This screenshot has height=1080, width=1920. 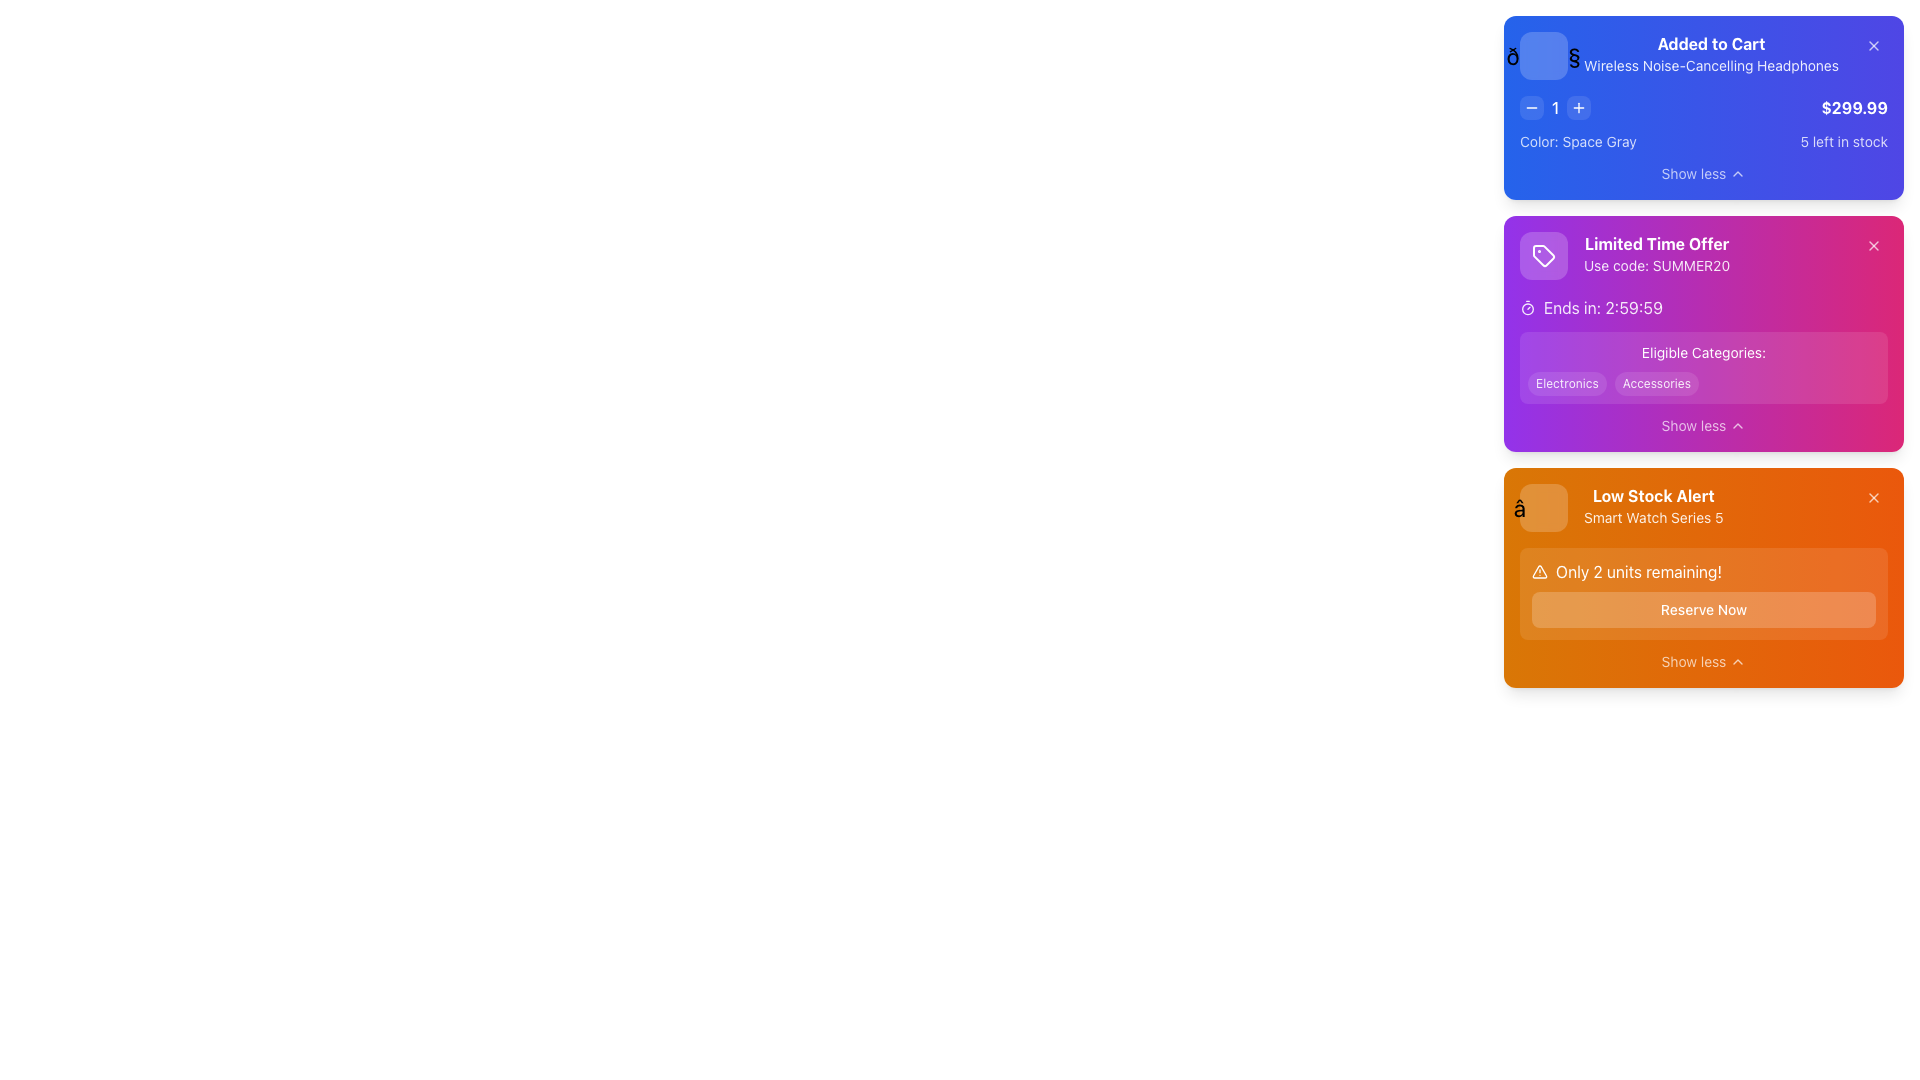 I want to click on the button located at the bottom of the 'Limited Time Offer' section to change its appearance, so click(x=1703, y=424).